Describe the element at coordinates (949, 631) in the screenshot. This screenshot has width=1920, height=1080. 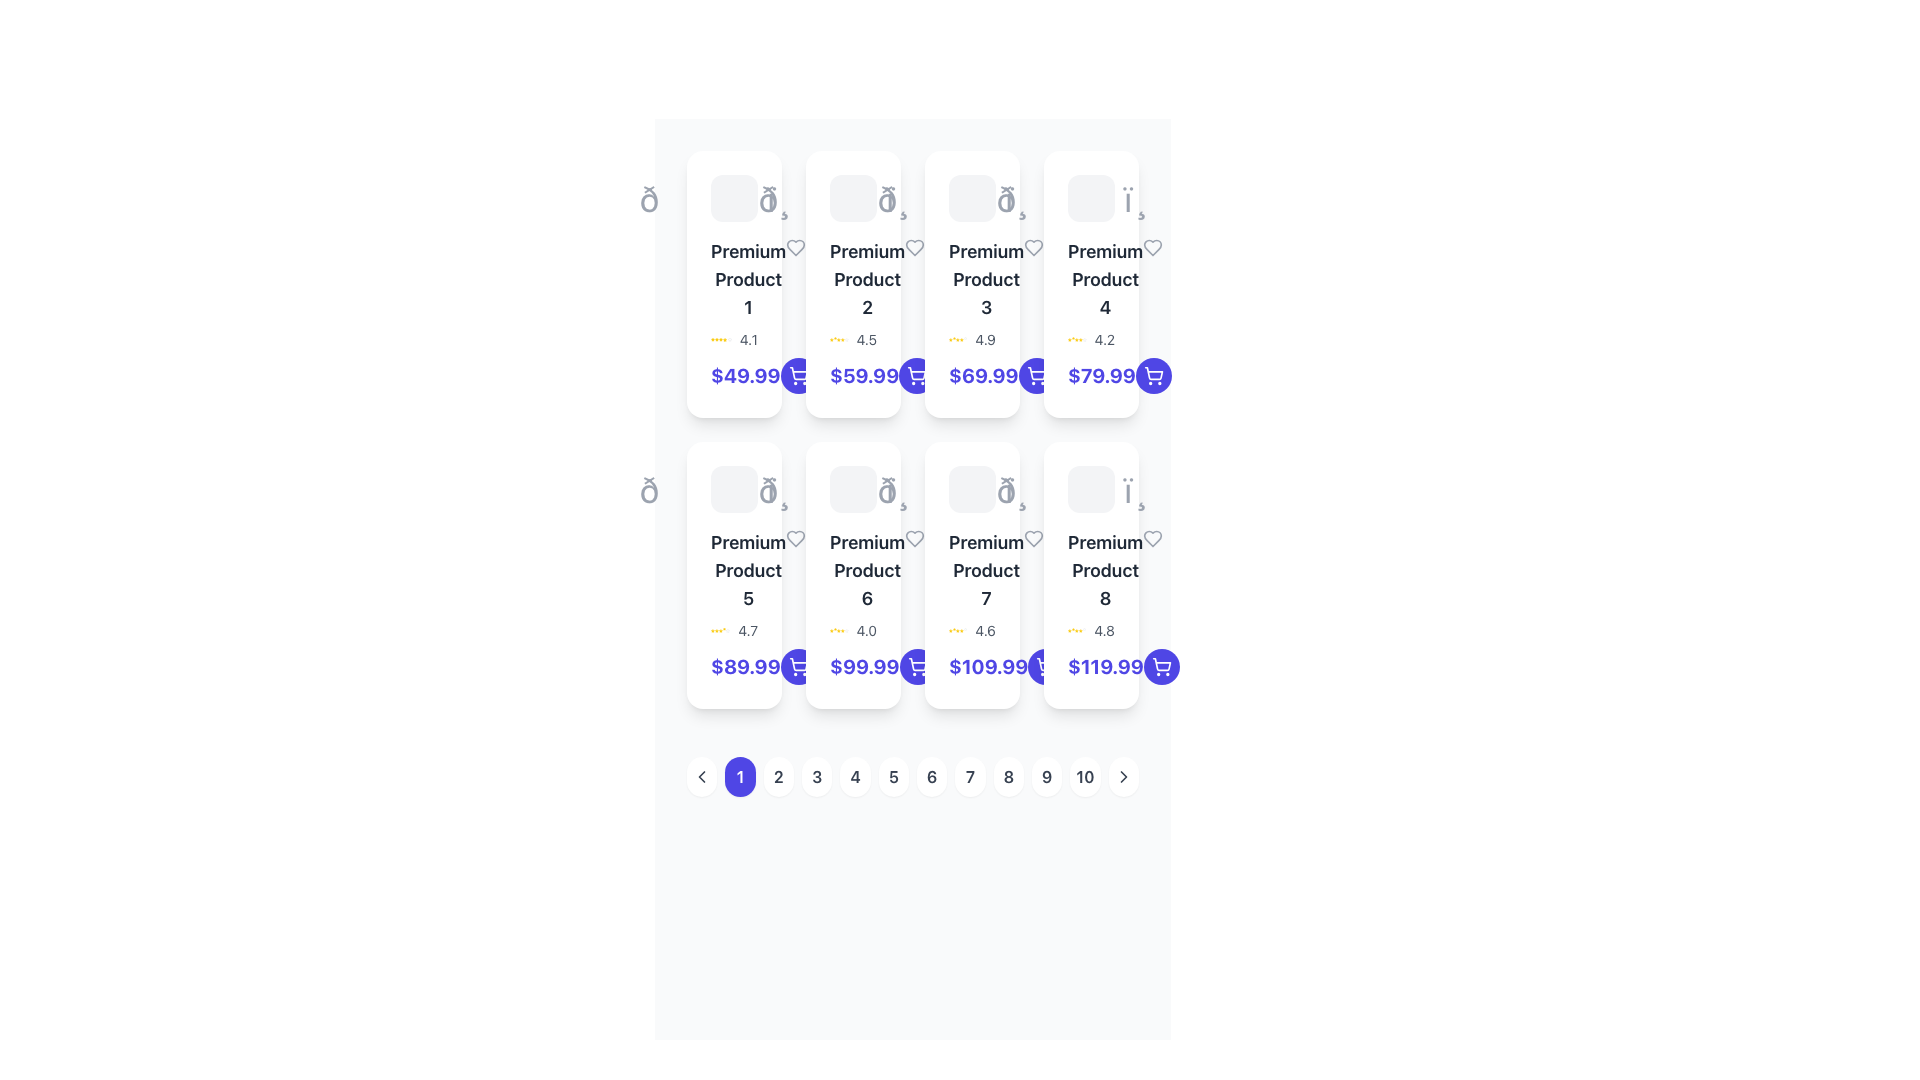
I see `the first filled star icon representing the rating for 'Premium Product 7' in the second row of the product grid interface` at that location.